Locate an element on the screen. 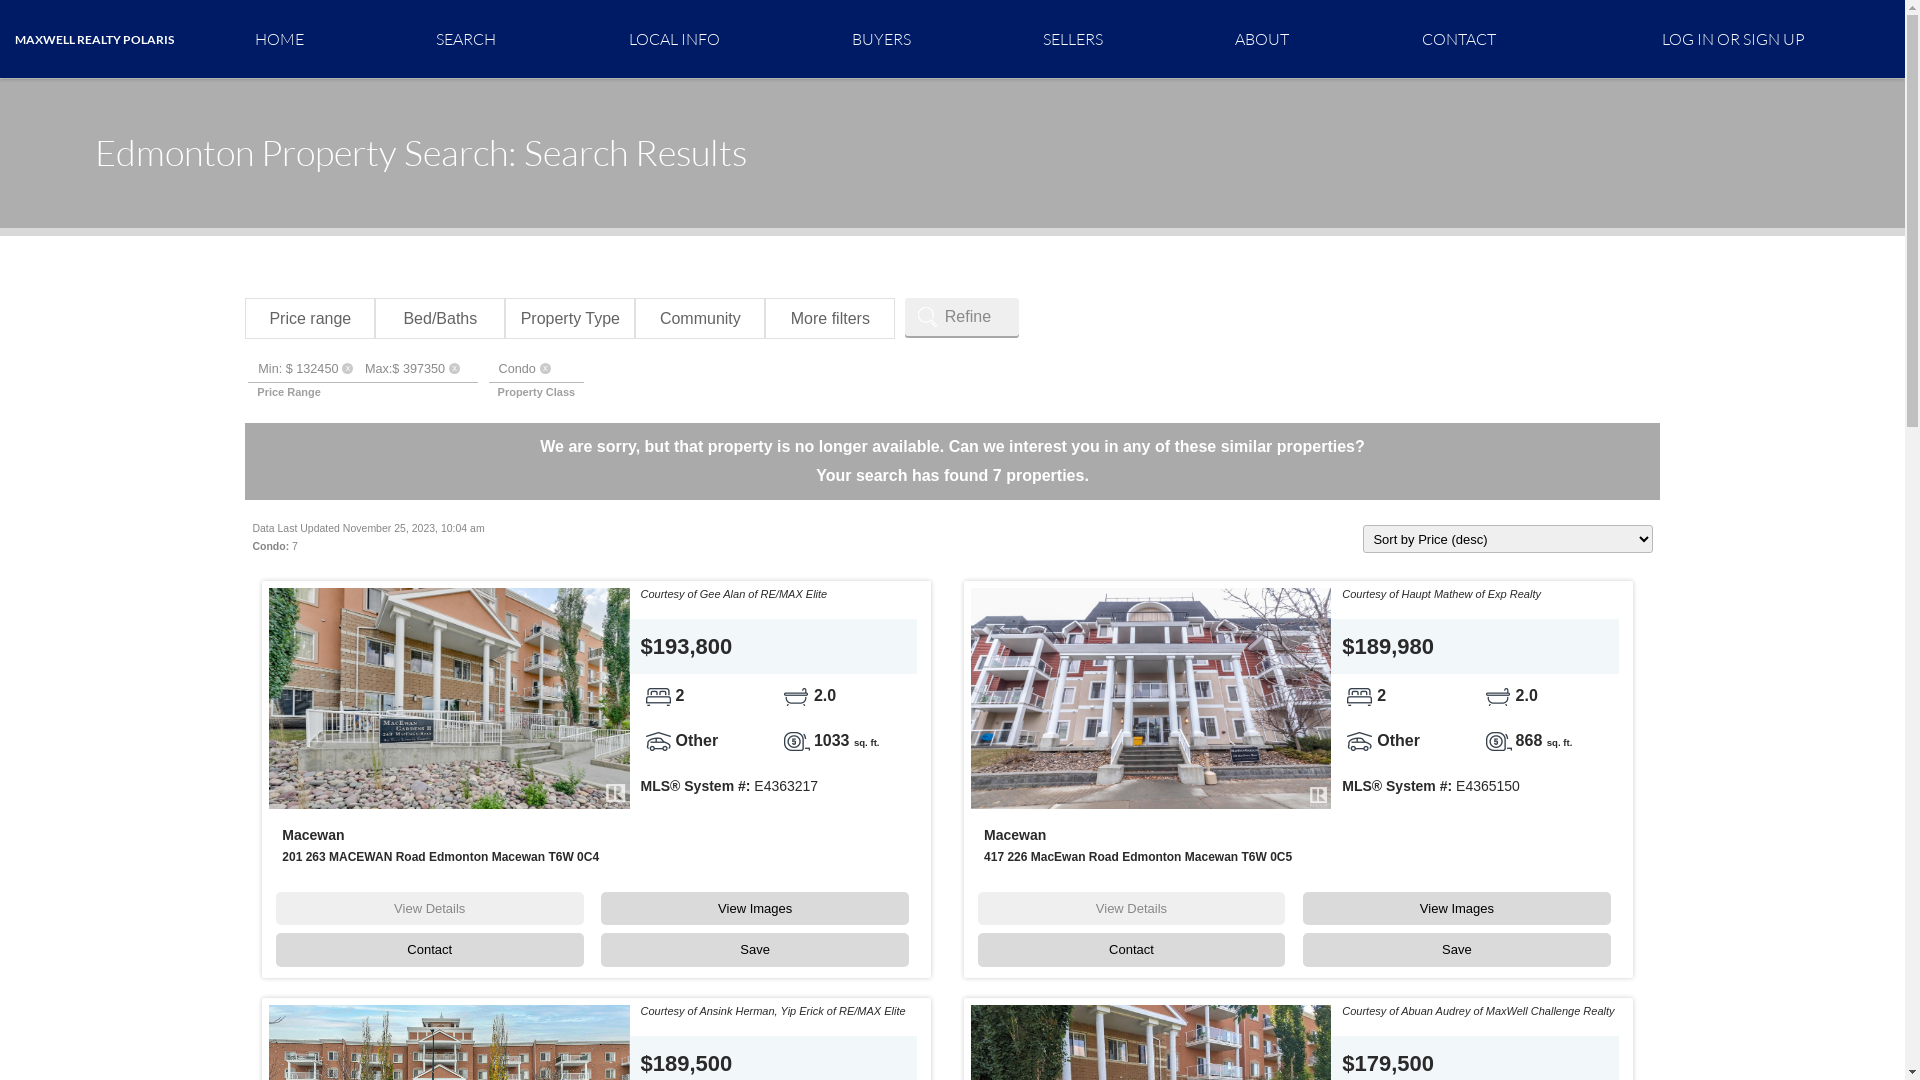  'SEARCH' is located at coordinates (369, 38).